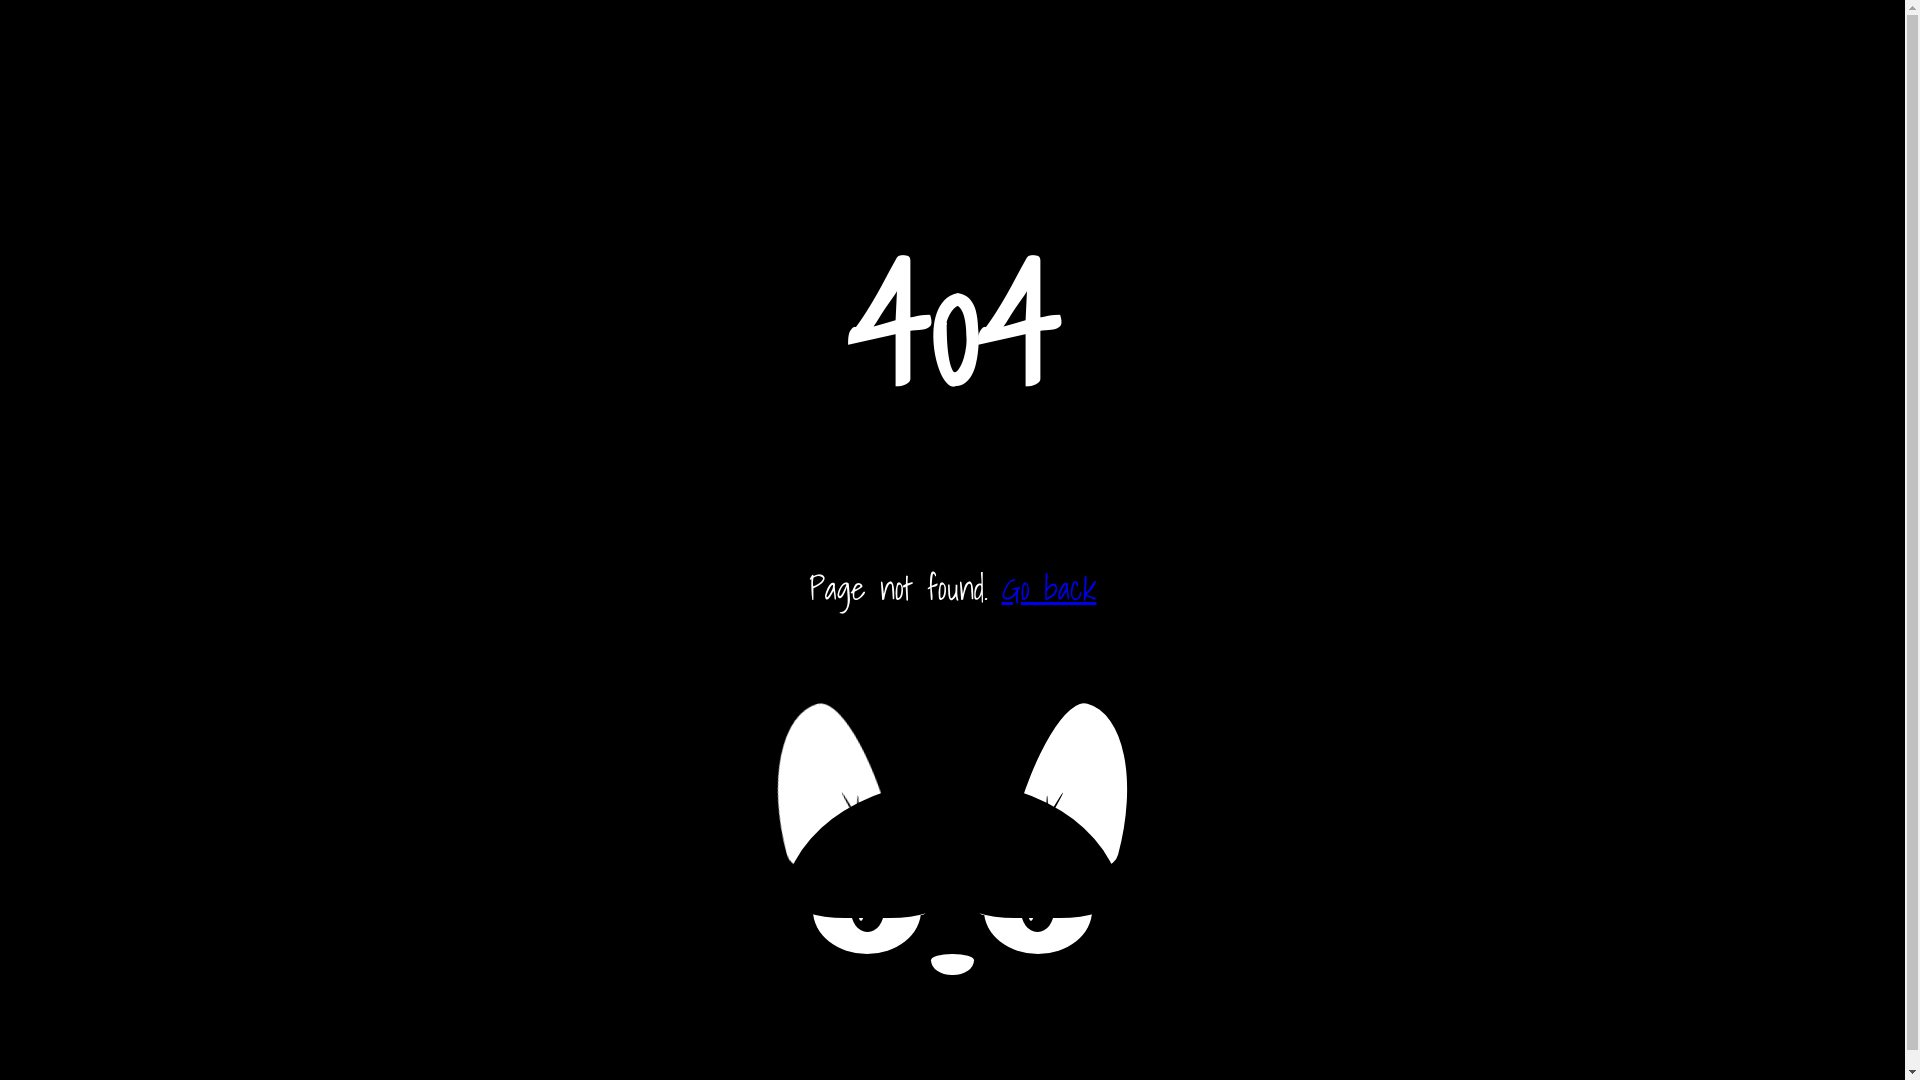 The image size is (1920, 1080). I want to click on 'Go back', so click(1002, 586).